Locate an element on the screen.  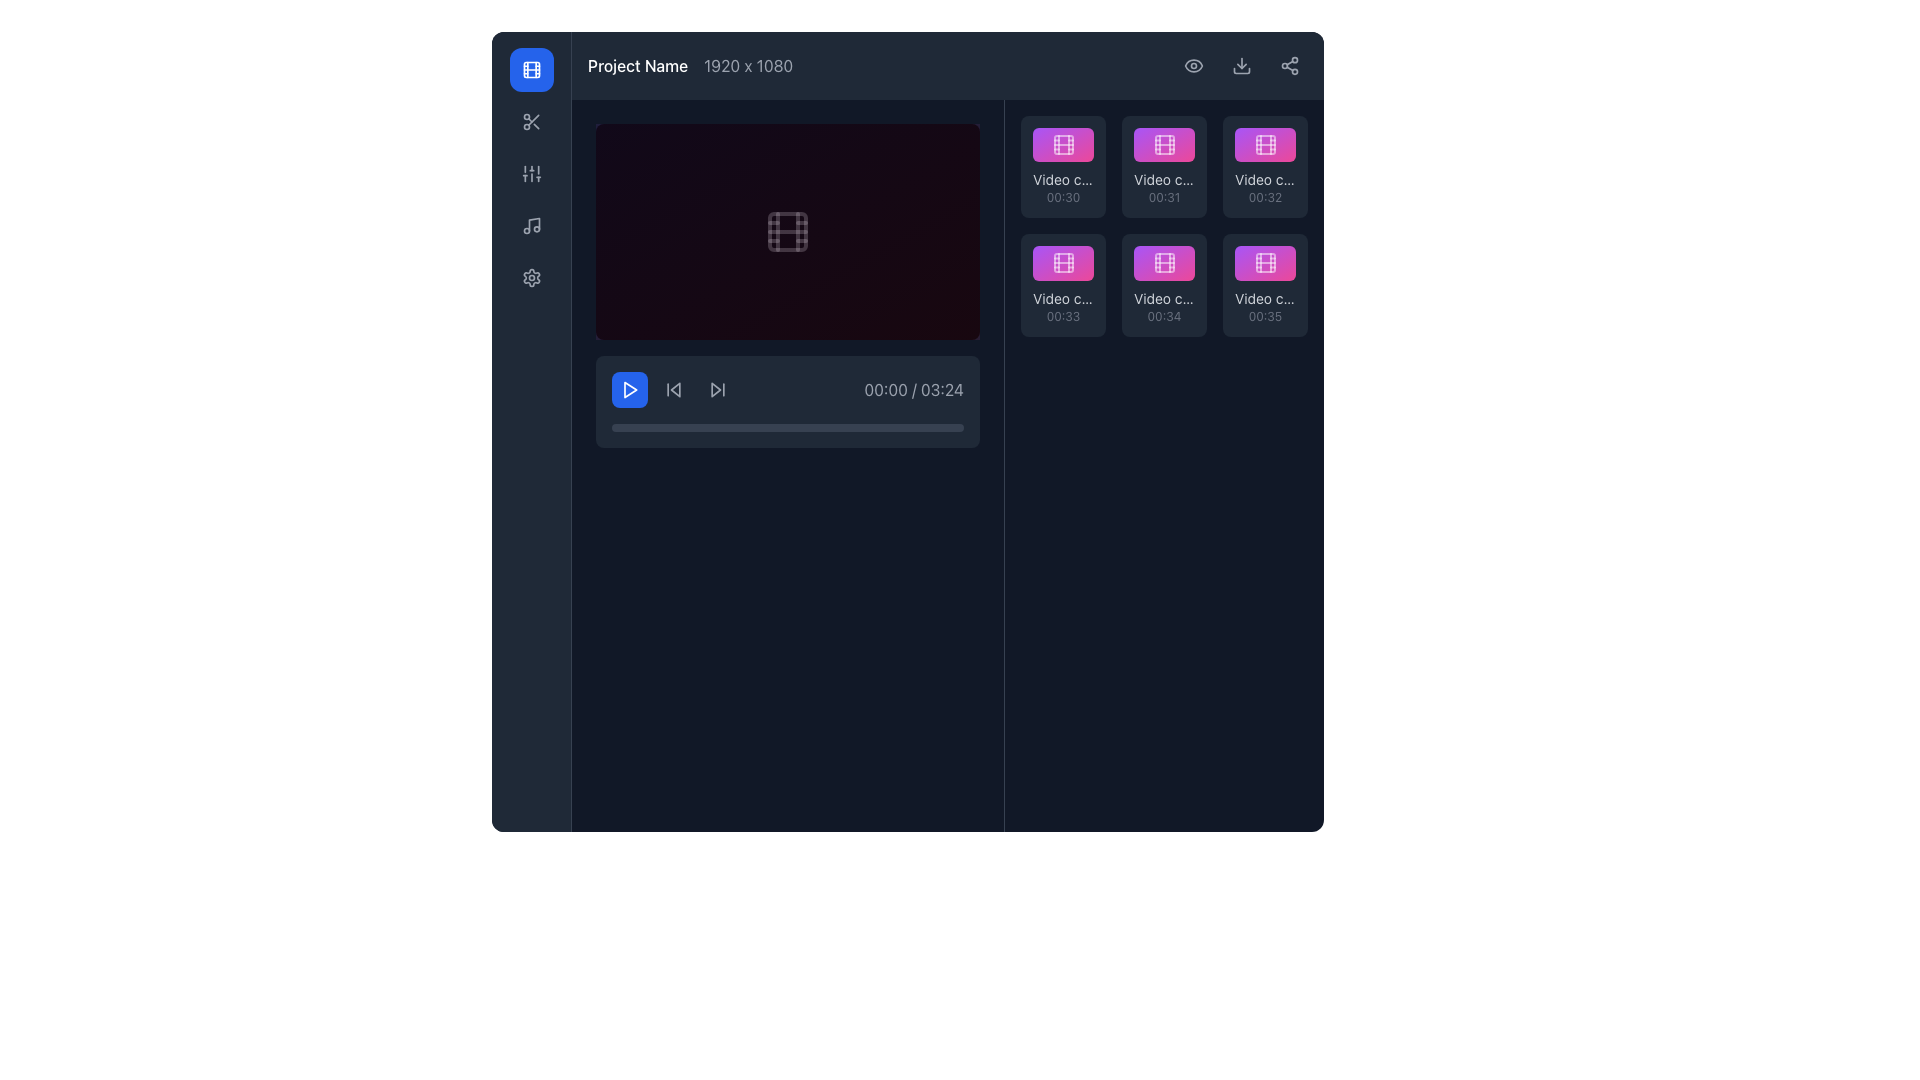
the play button icon located inside the blue button on the left side of the playback controls is located at coordinates (629, 389).